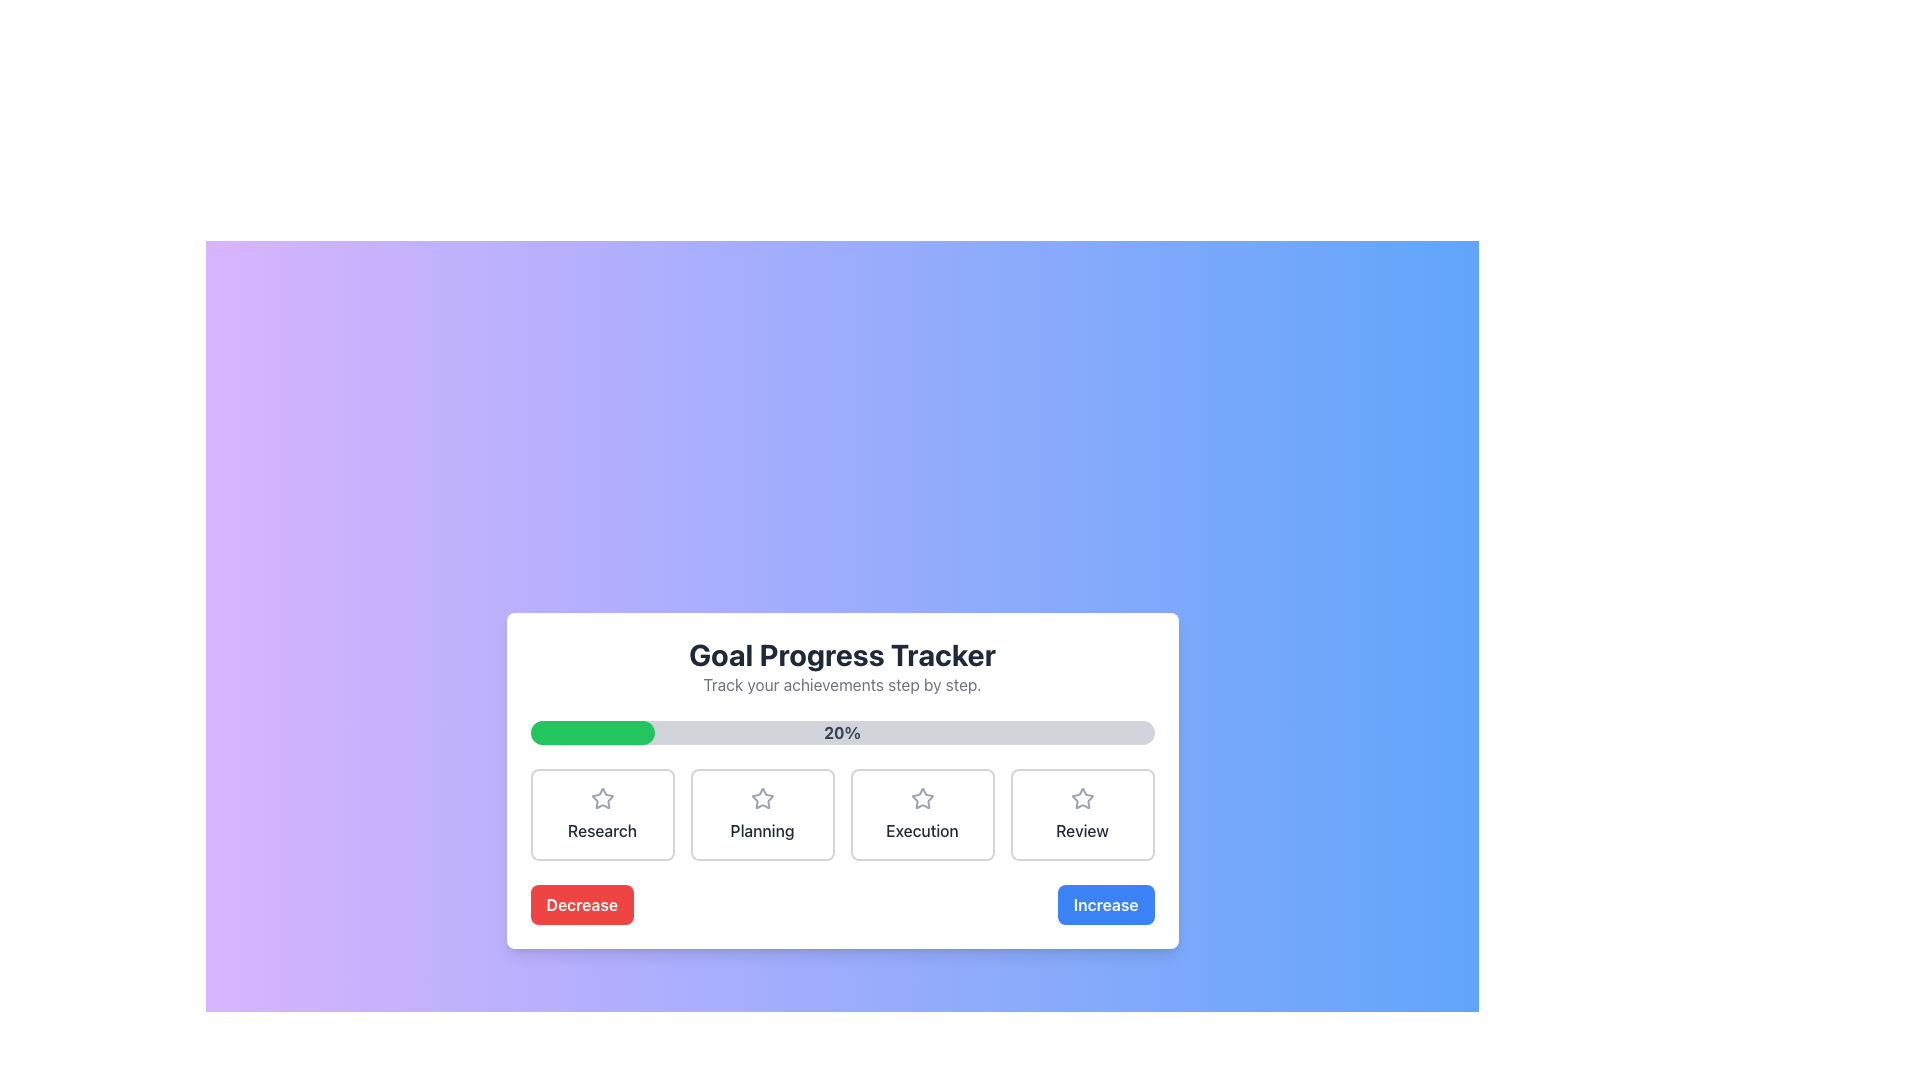 The height and width of the screenshot is (1080, 1920). Describe the element at coordinates (1081, 797) in the screenshot. I see `the fourth star icon in the 'Goal Progress Tracker' interface, which has a thin gray outline and is filled with white, located next to the text 'Review'` at that location.